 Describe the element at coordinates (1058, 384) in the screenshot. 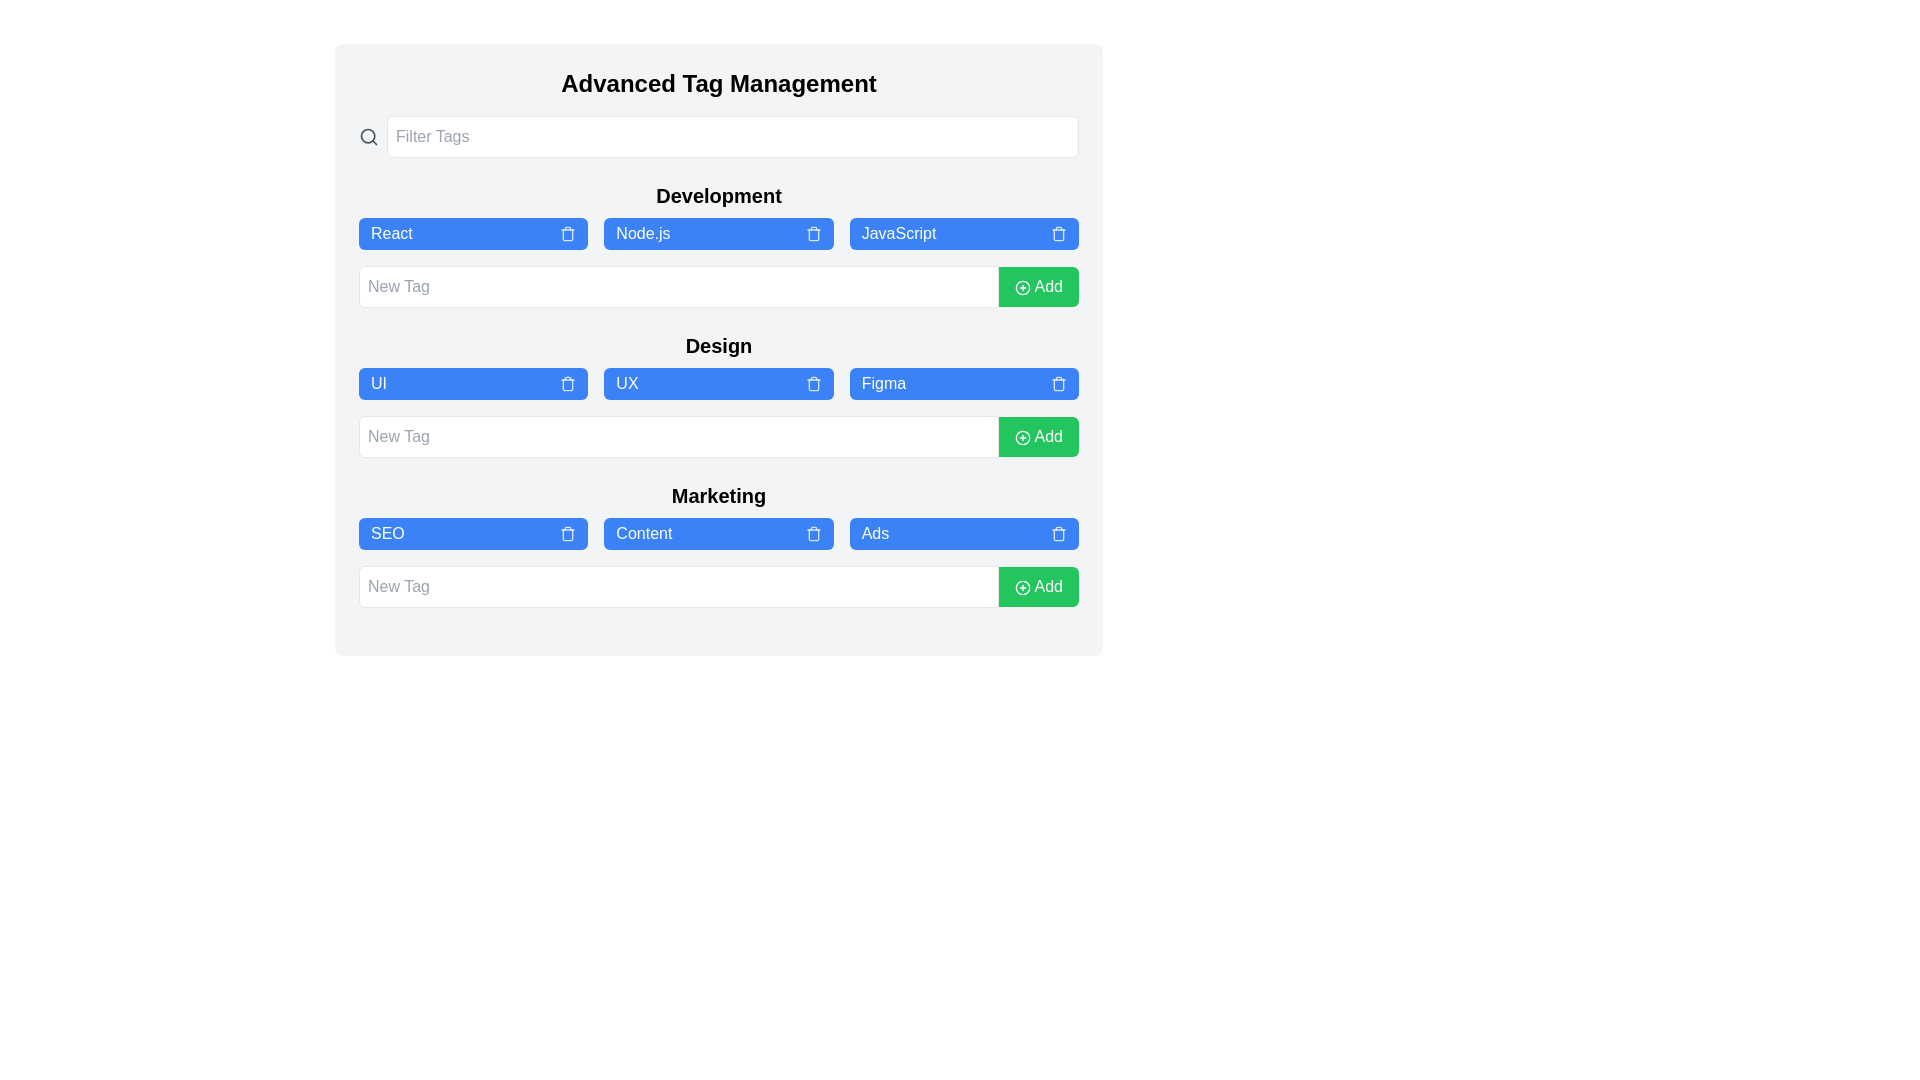

I see `the trash can icon button located at the far right within the 'Figma' tag under the 'Design' section` at that location.